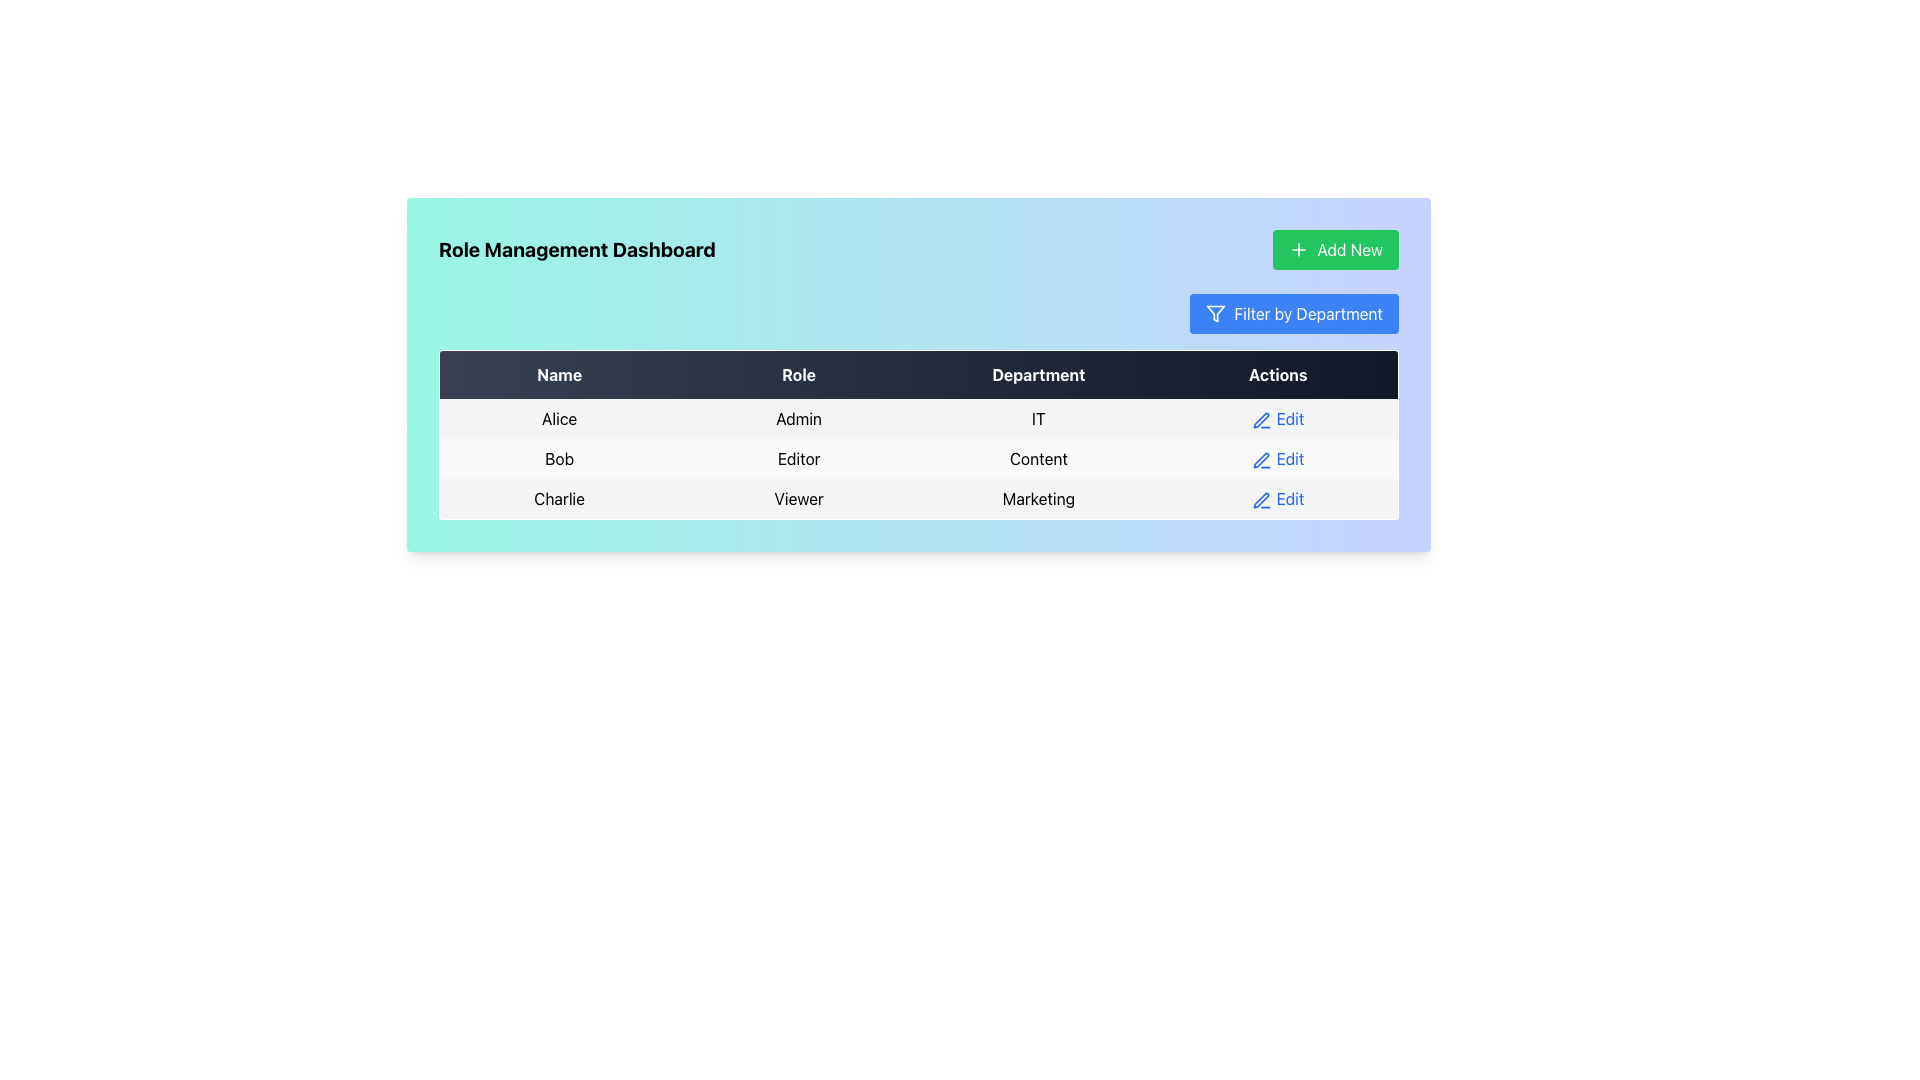 The height and width of the screenshot is (1080, 1920). I want to click on the 'Edit' icon in the 'Actions' column for the user named 'Bob' in the second row of the table, so click(1261, 419).